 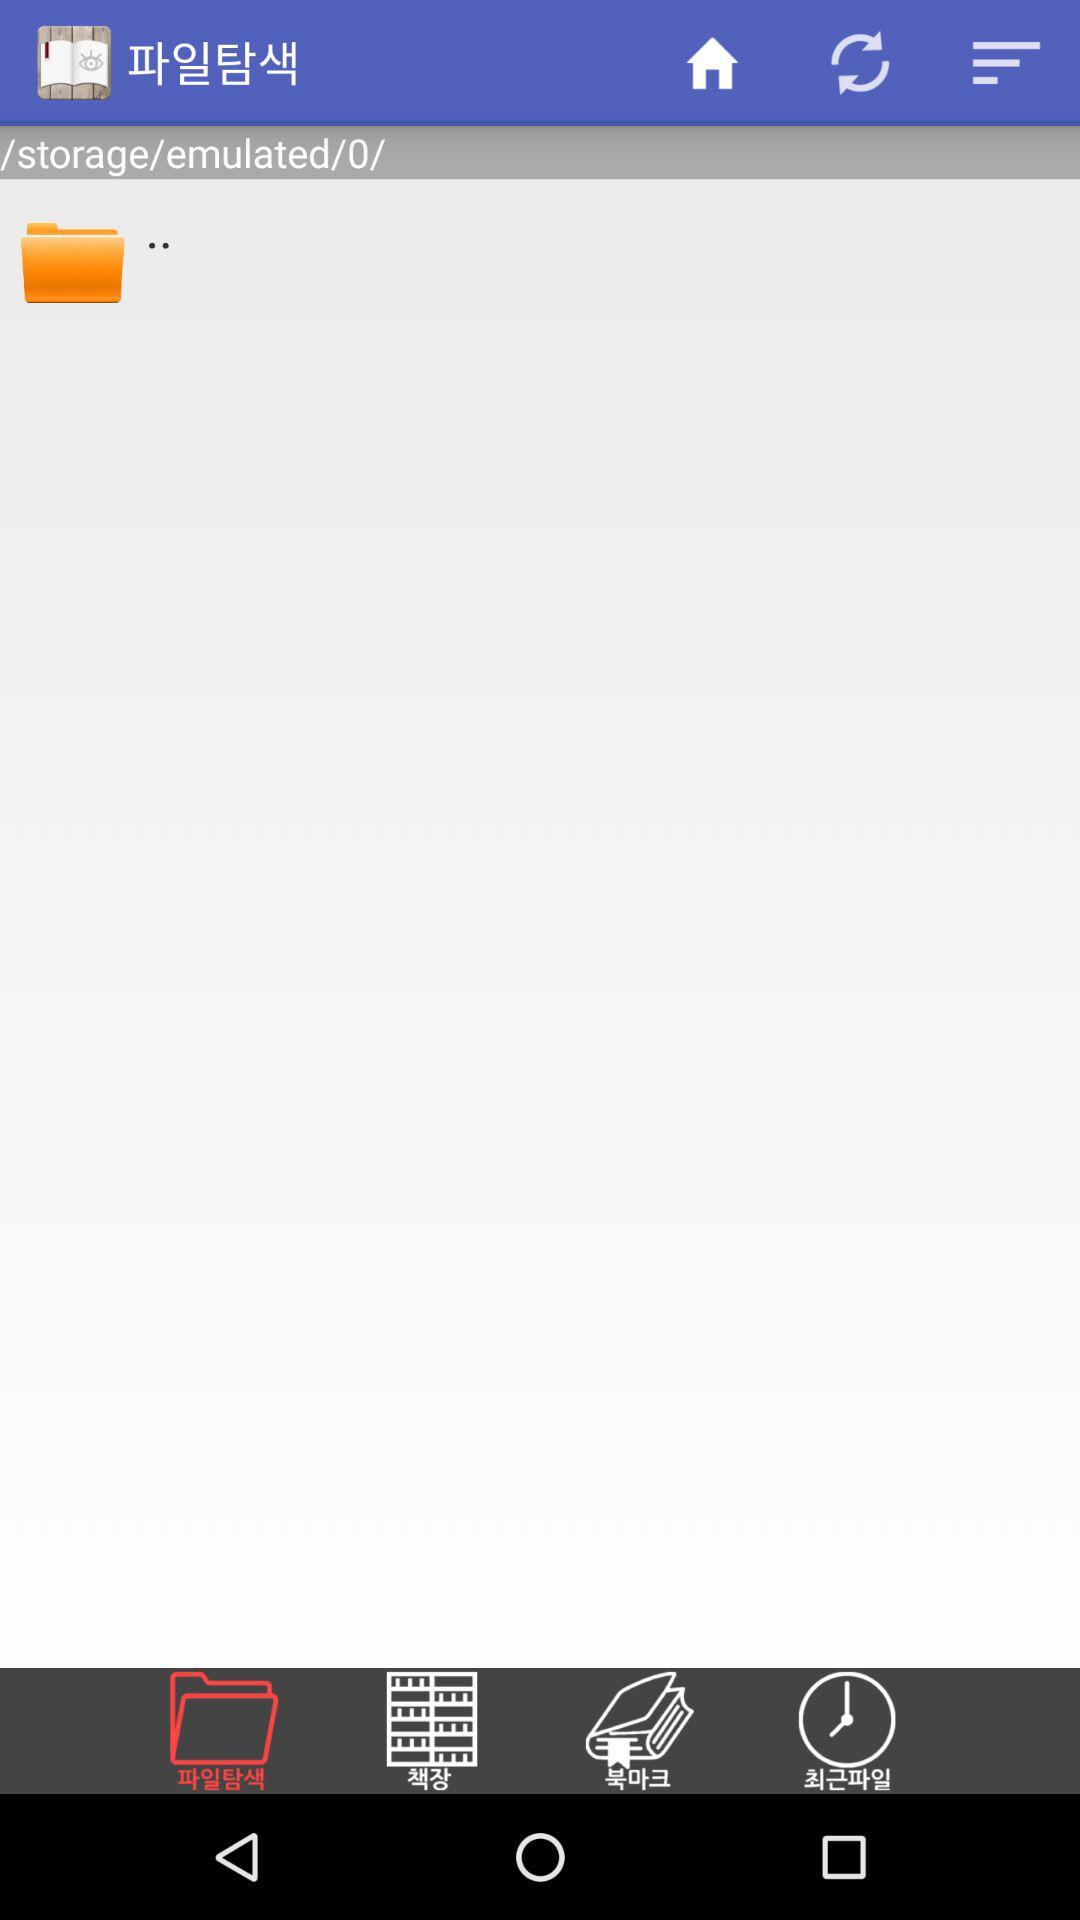 I want to click on item next to .., so click(x=71, y=257).